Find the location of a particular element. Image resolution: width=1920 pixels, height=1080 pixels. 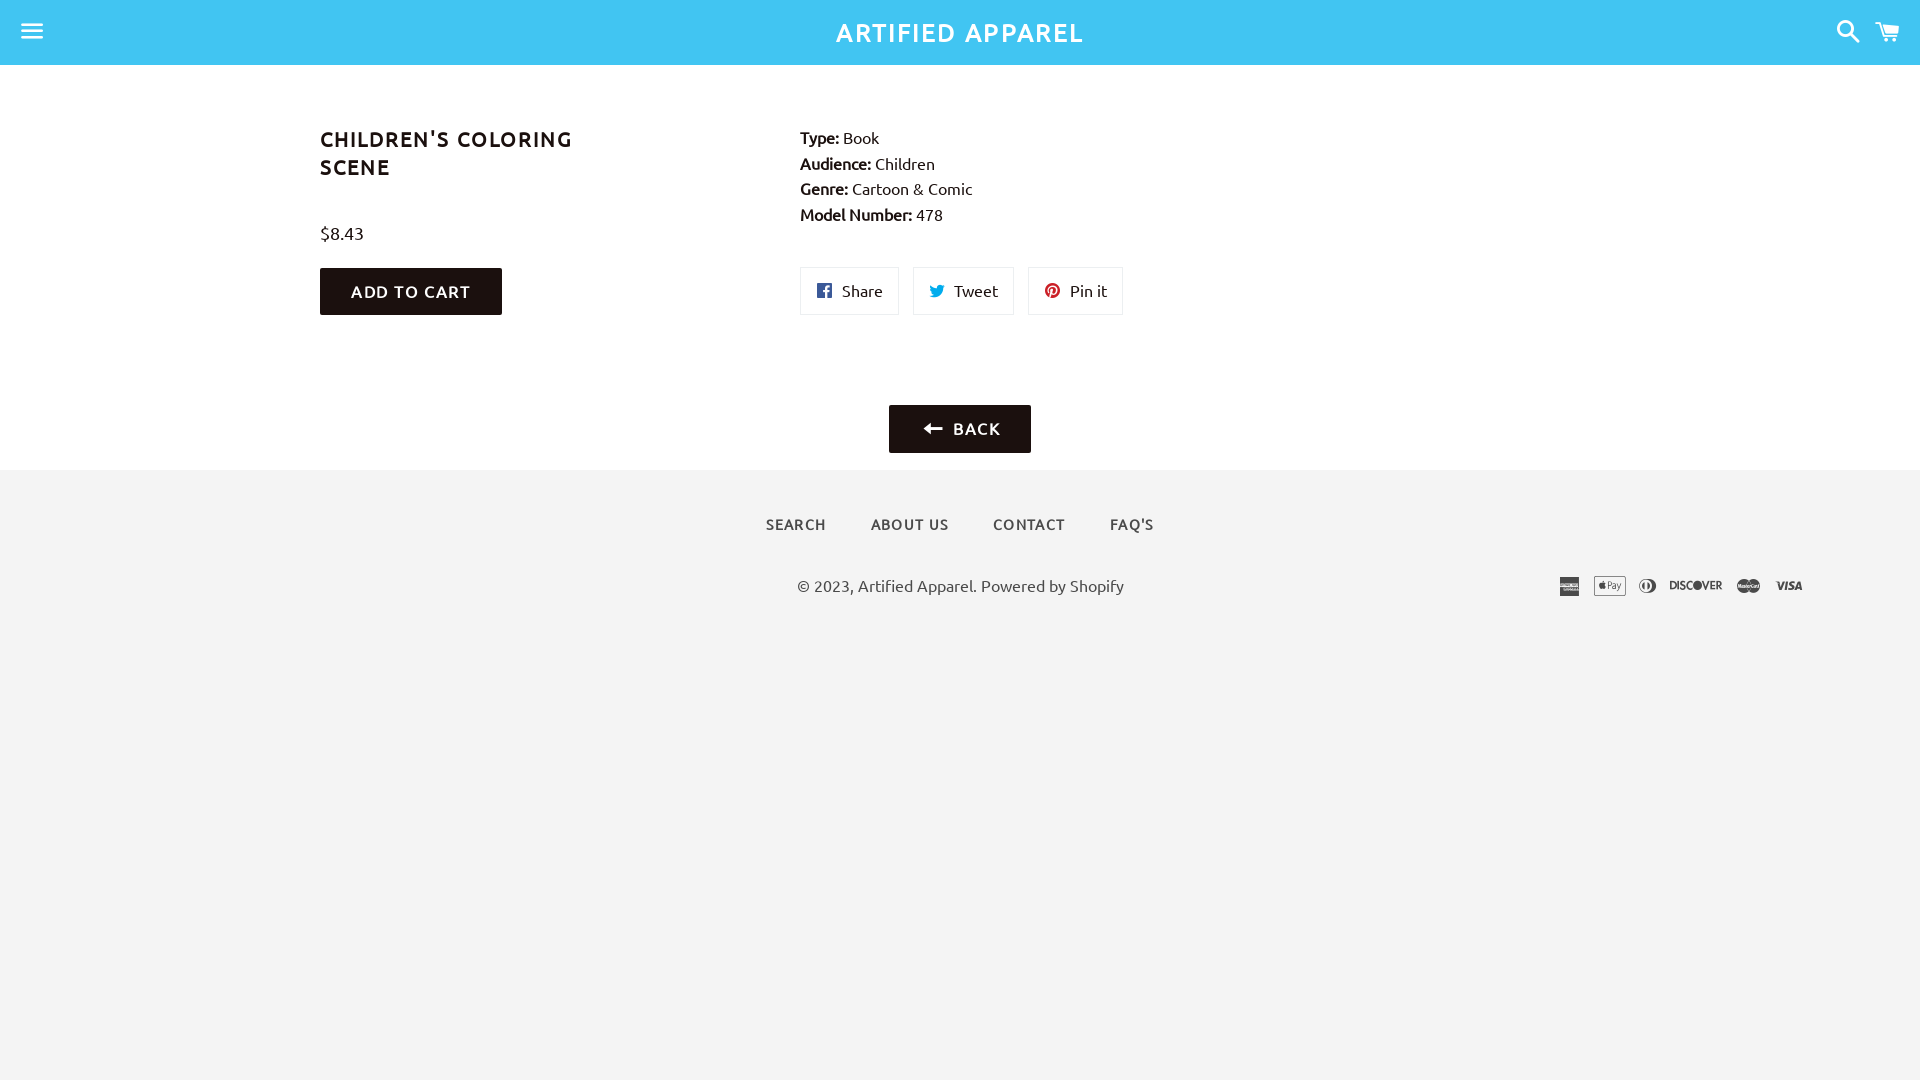

'Search' is located at coordinates (1842, 31).